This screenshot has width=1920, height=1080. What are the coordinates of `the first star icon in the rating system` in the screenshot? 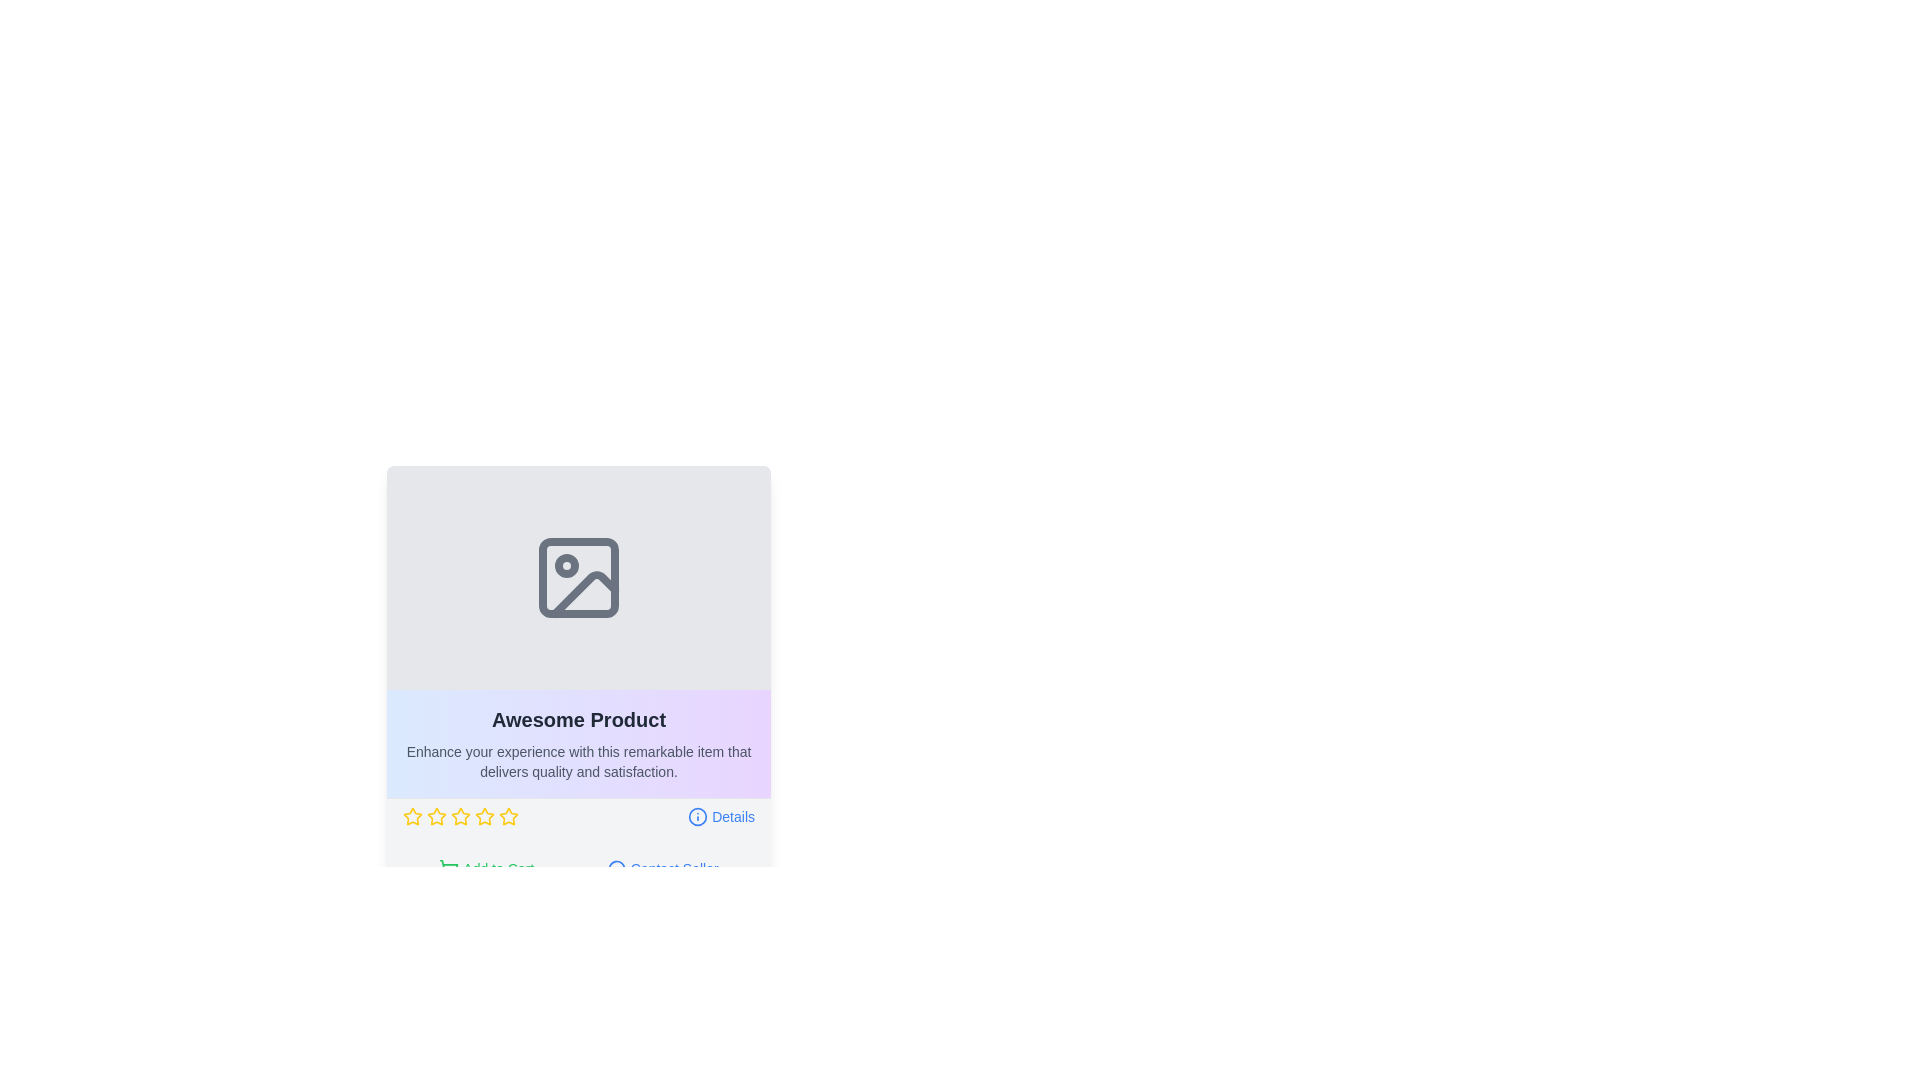 It's located at (411, 816).